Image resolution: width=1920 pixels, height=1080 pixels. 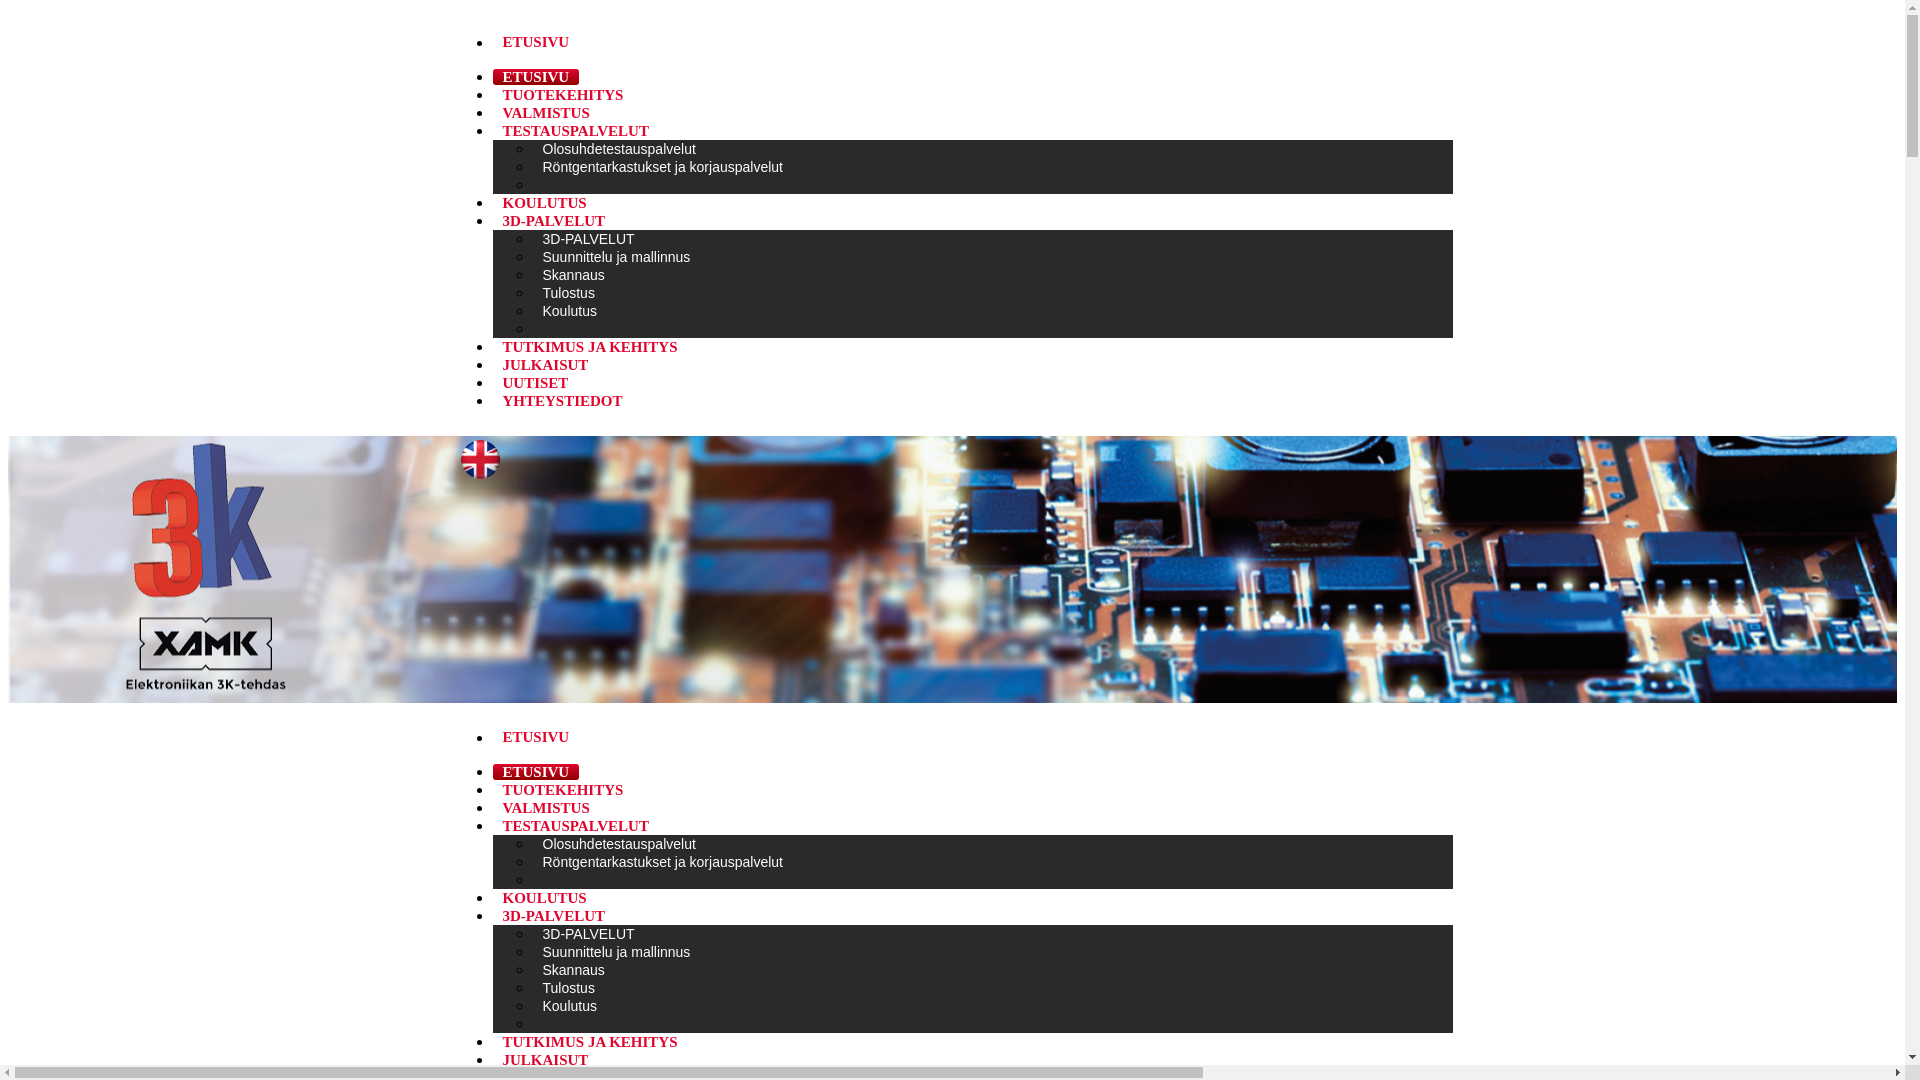 I want to click on 'Suunnittelu ja mallinnus', so click(x=532, y=256).